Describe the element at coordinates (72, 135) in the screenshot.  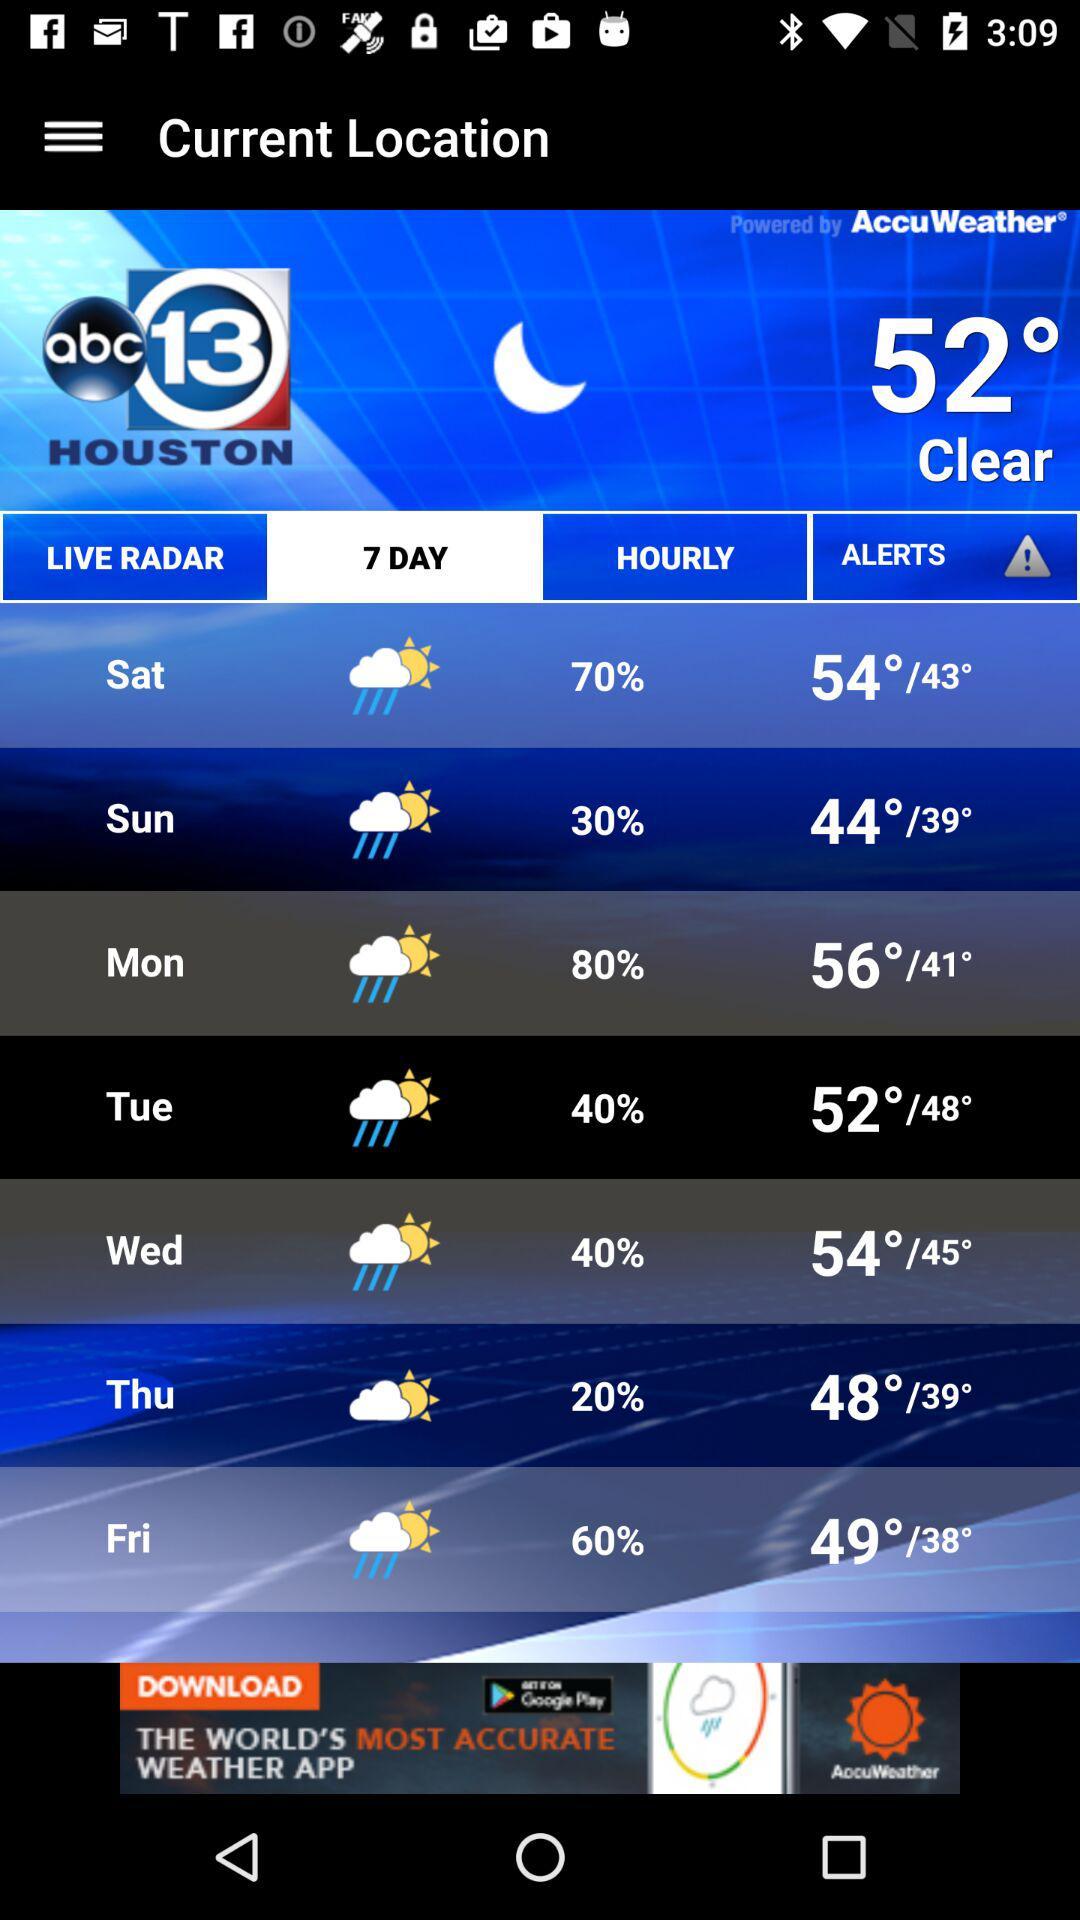
I see `more menu options` at that location.